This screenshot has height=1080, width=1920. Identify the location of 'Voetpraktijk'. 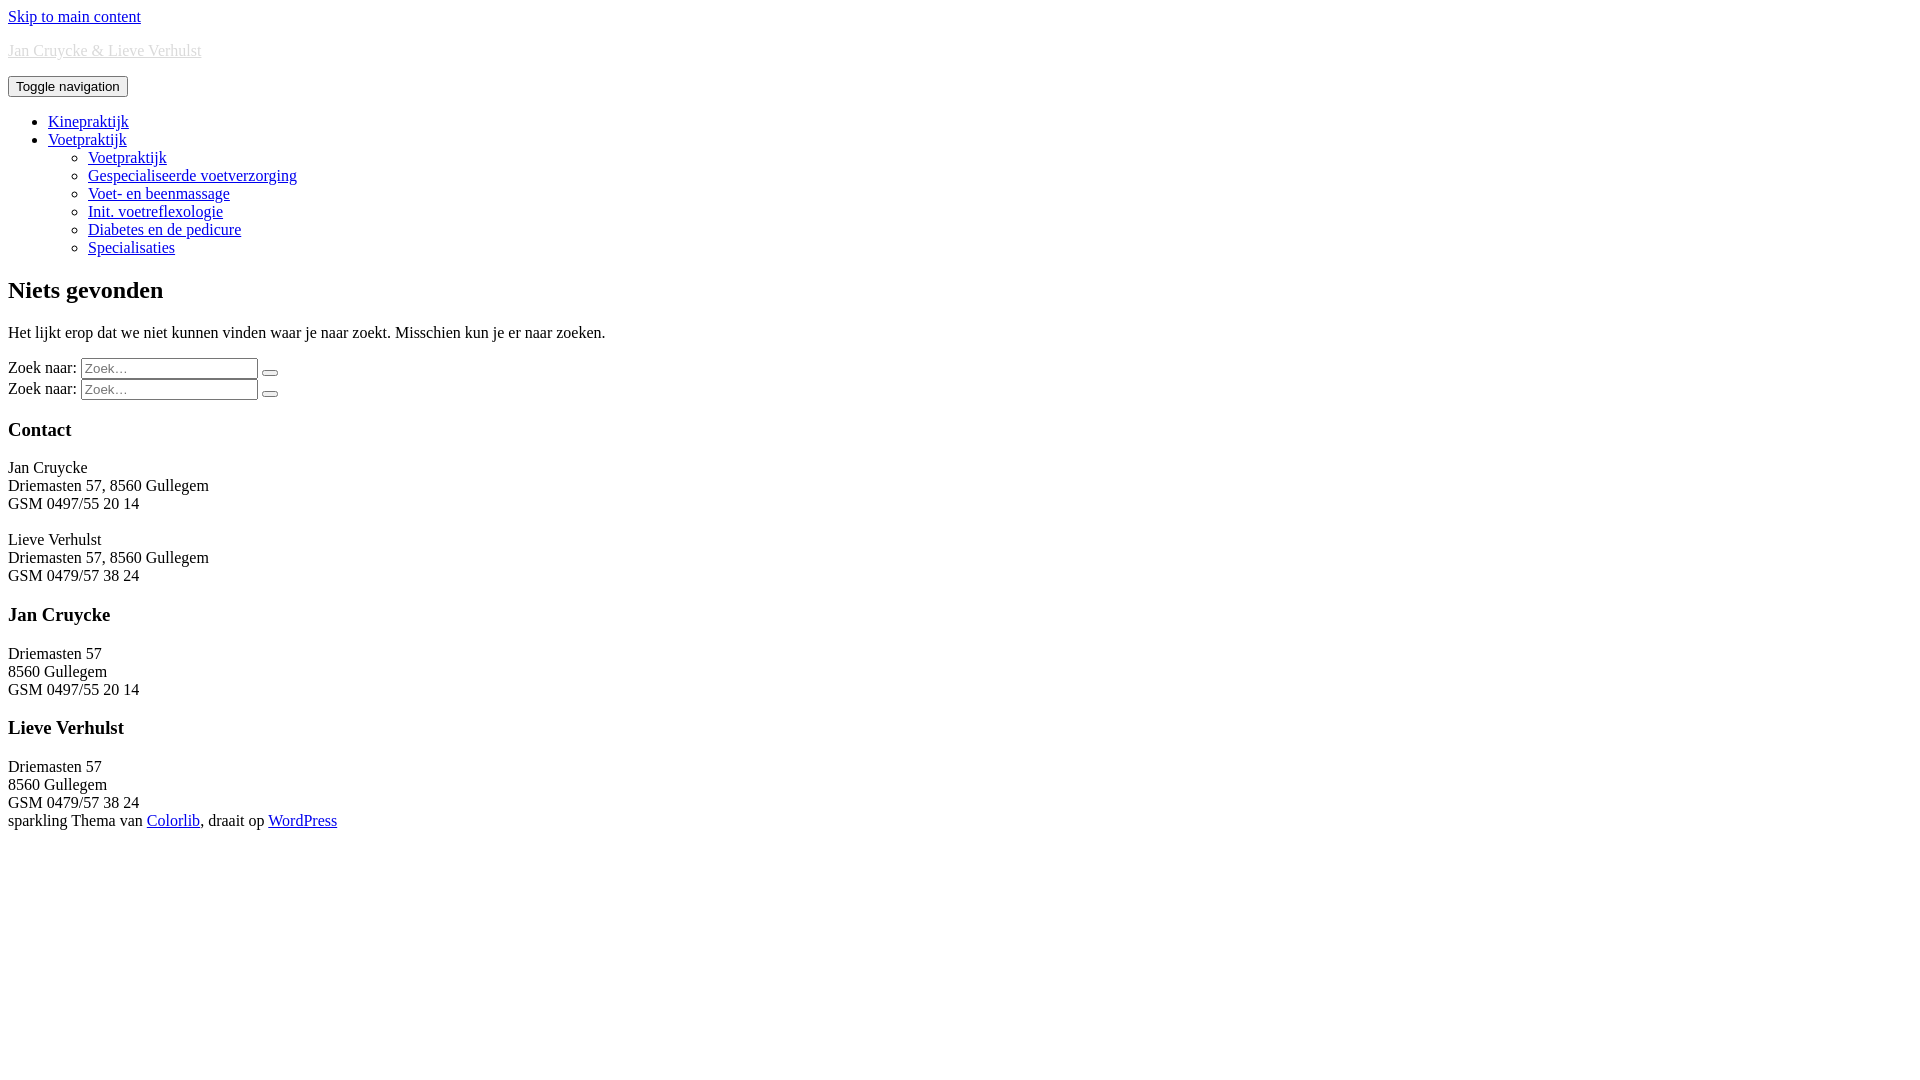
(126, 156).